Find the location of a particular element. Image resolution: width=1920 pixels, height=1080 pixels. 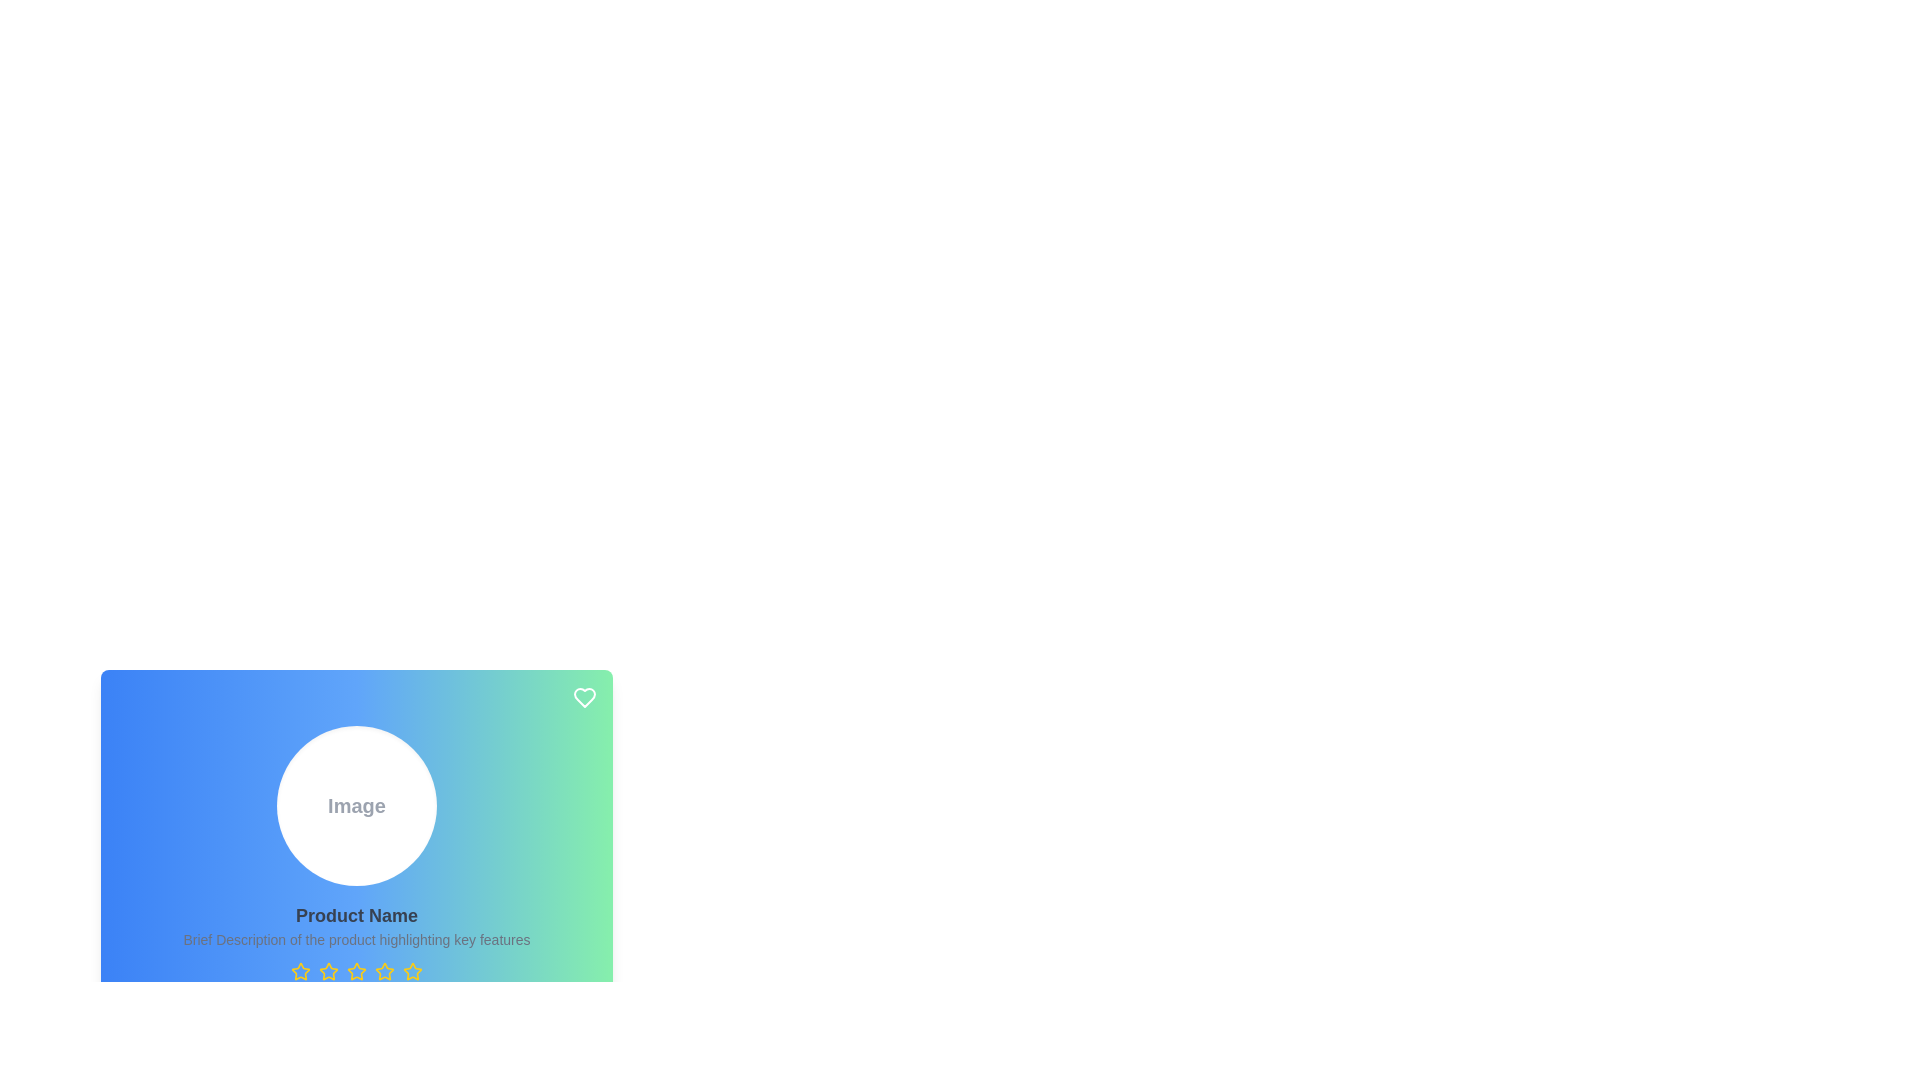

the SVG heart-shaped icon with a thin outline located near the top-right corner of the gradient-colored section is located at coordinates (584, 697).